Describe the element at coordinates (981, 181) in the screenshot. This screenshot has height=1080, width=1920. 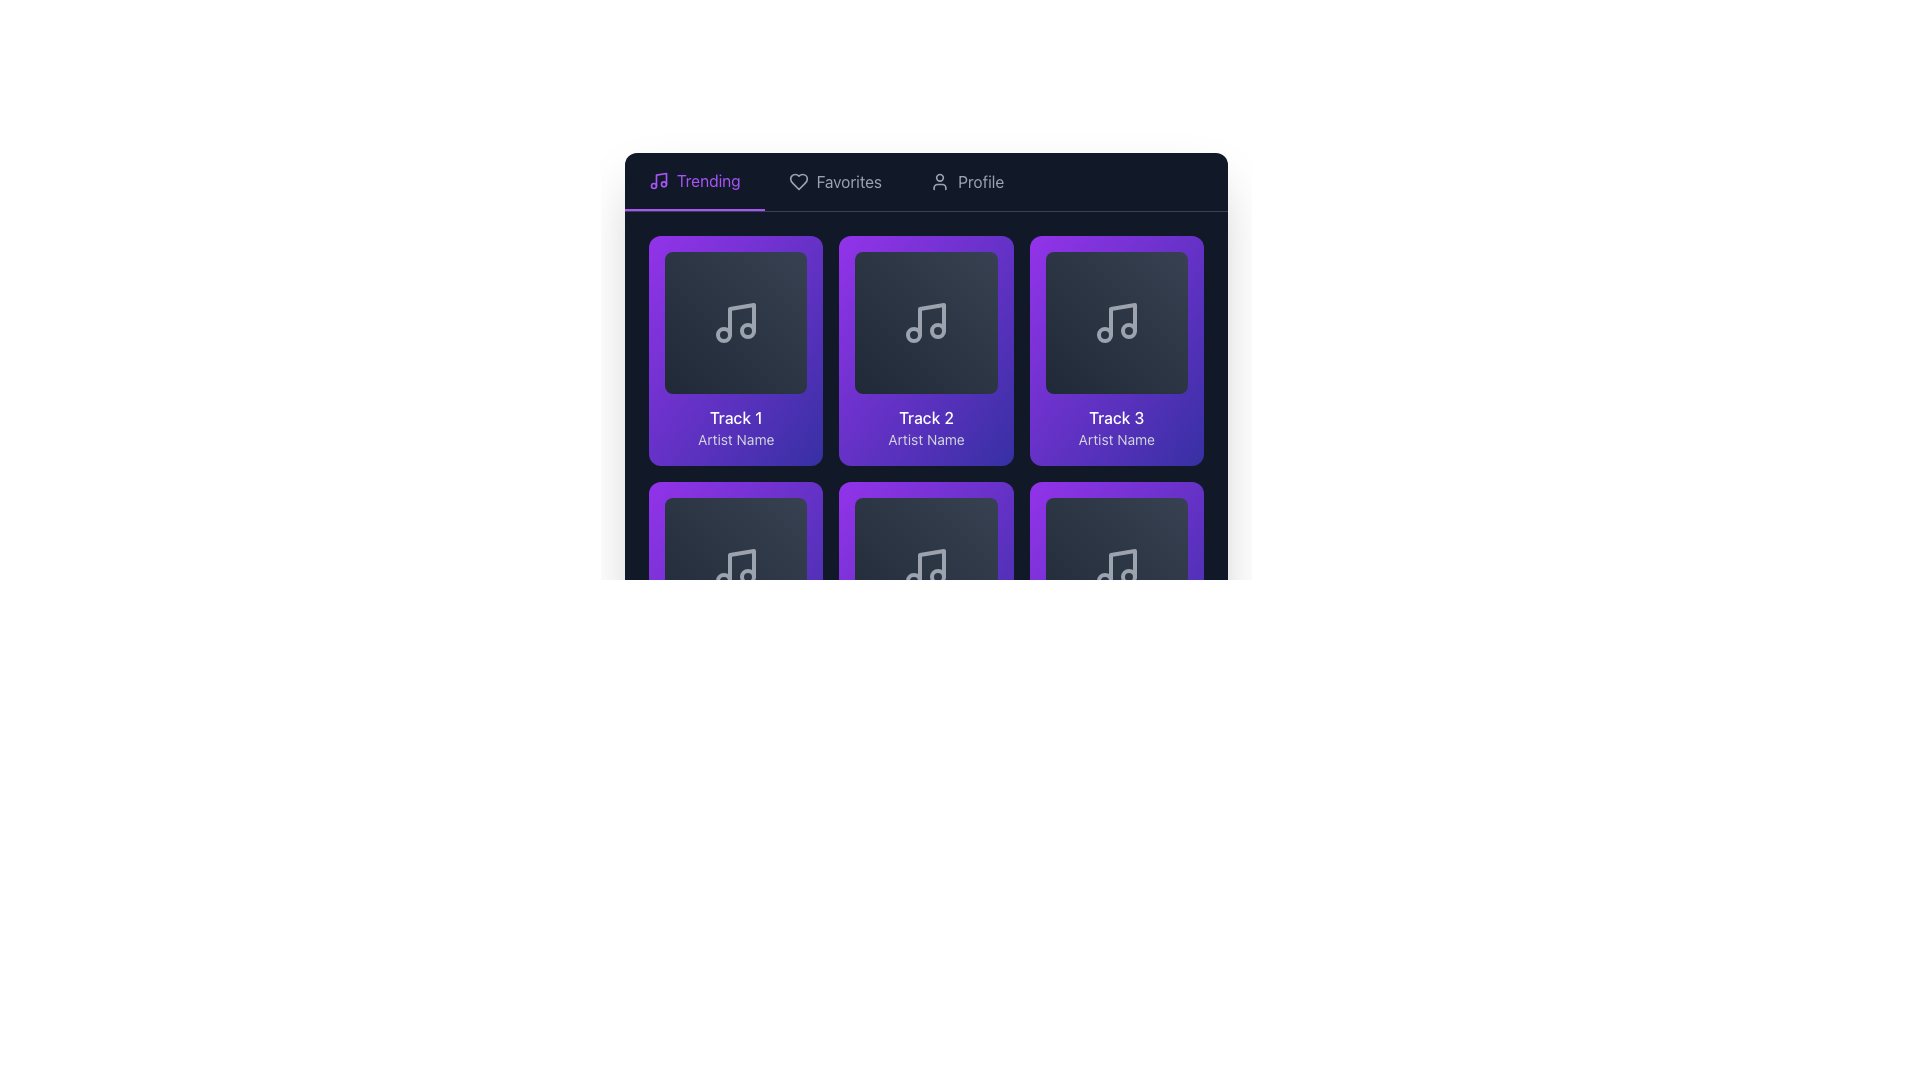
I see `the content of the 'Profile' navigation label located at the far-right end of the top navigation bar, adjacent to the user icon` at that location.